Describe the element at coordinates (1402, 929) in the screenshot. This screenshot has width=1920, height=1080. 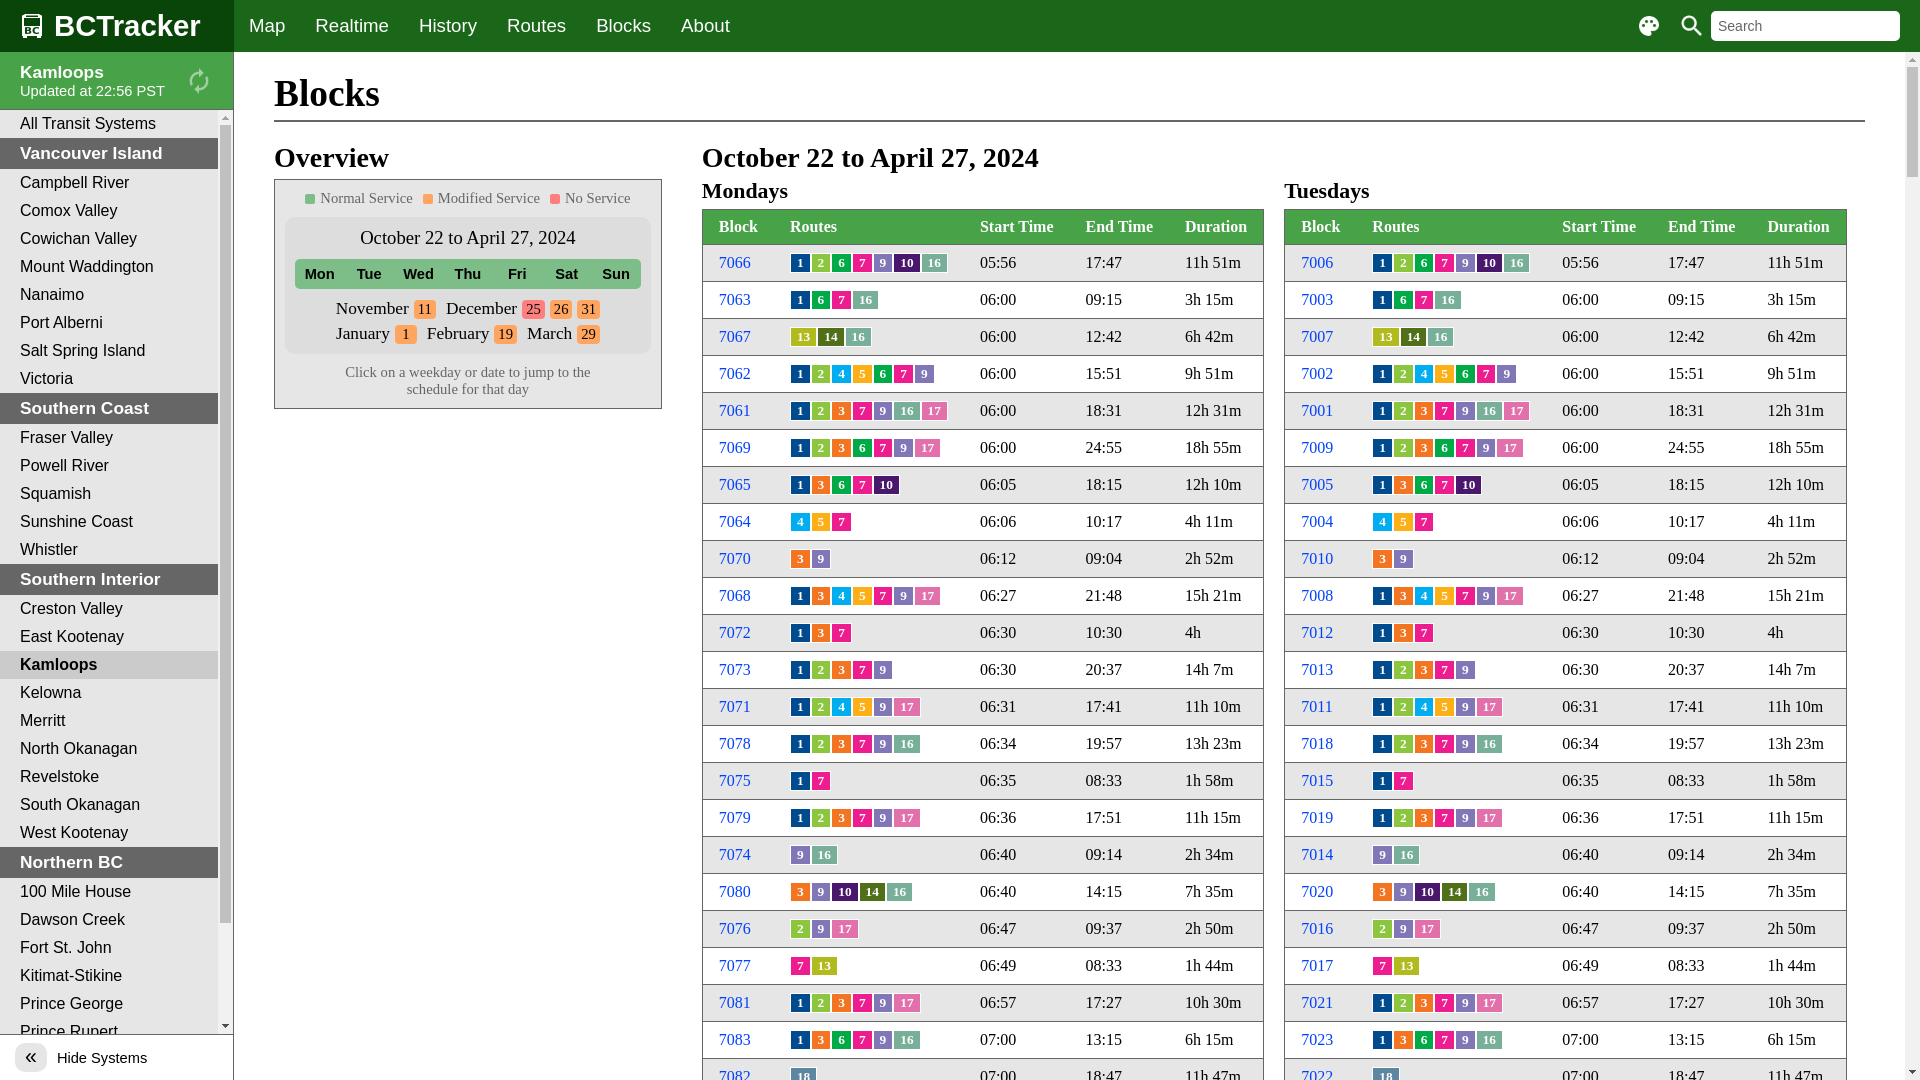
I see `'9'` at that location.